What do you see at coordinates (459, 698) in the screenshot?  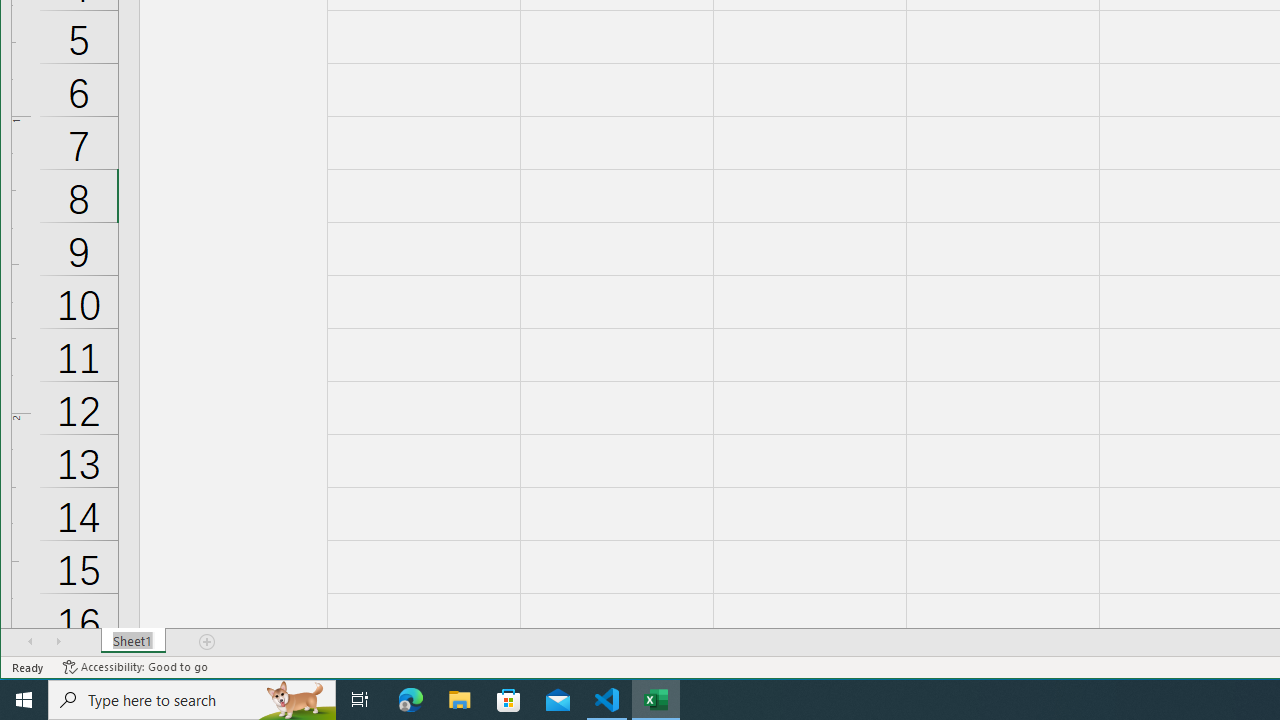 I see `'File Explorer'` at bounding box center [459, 698].